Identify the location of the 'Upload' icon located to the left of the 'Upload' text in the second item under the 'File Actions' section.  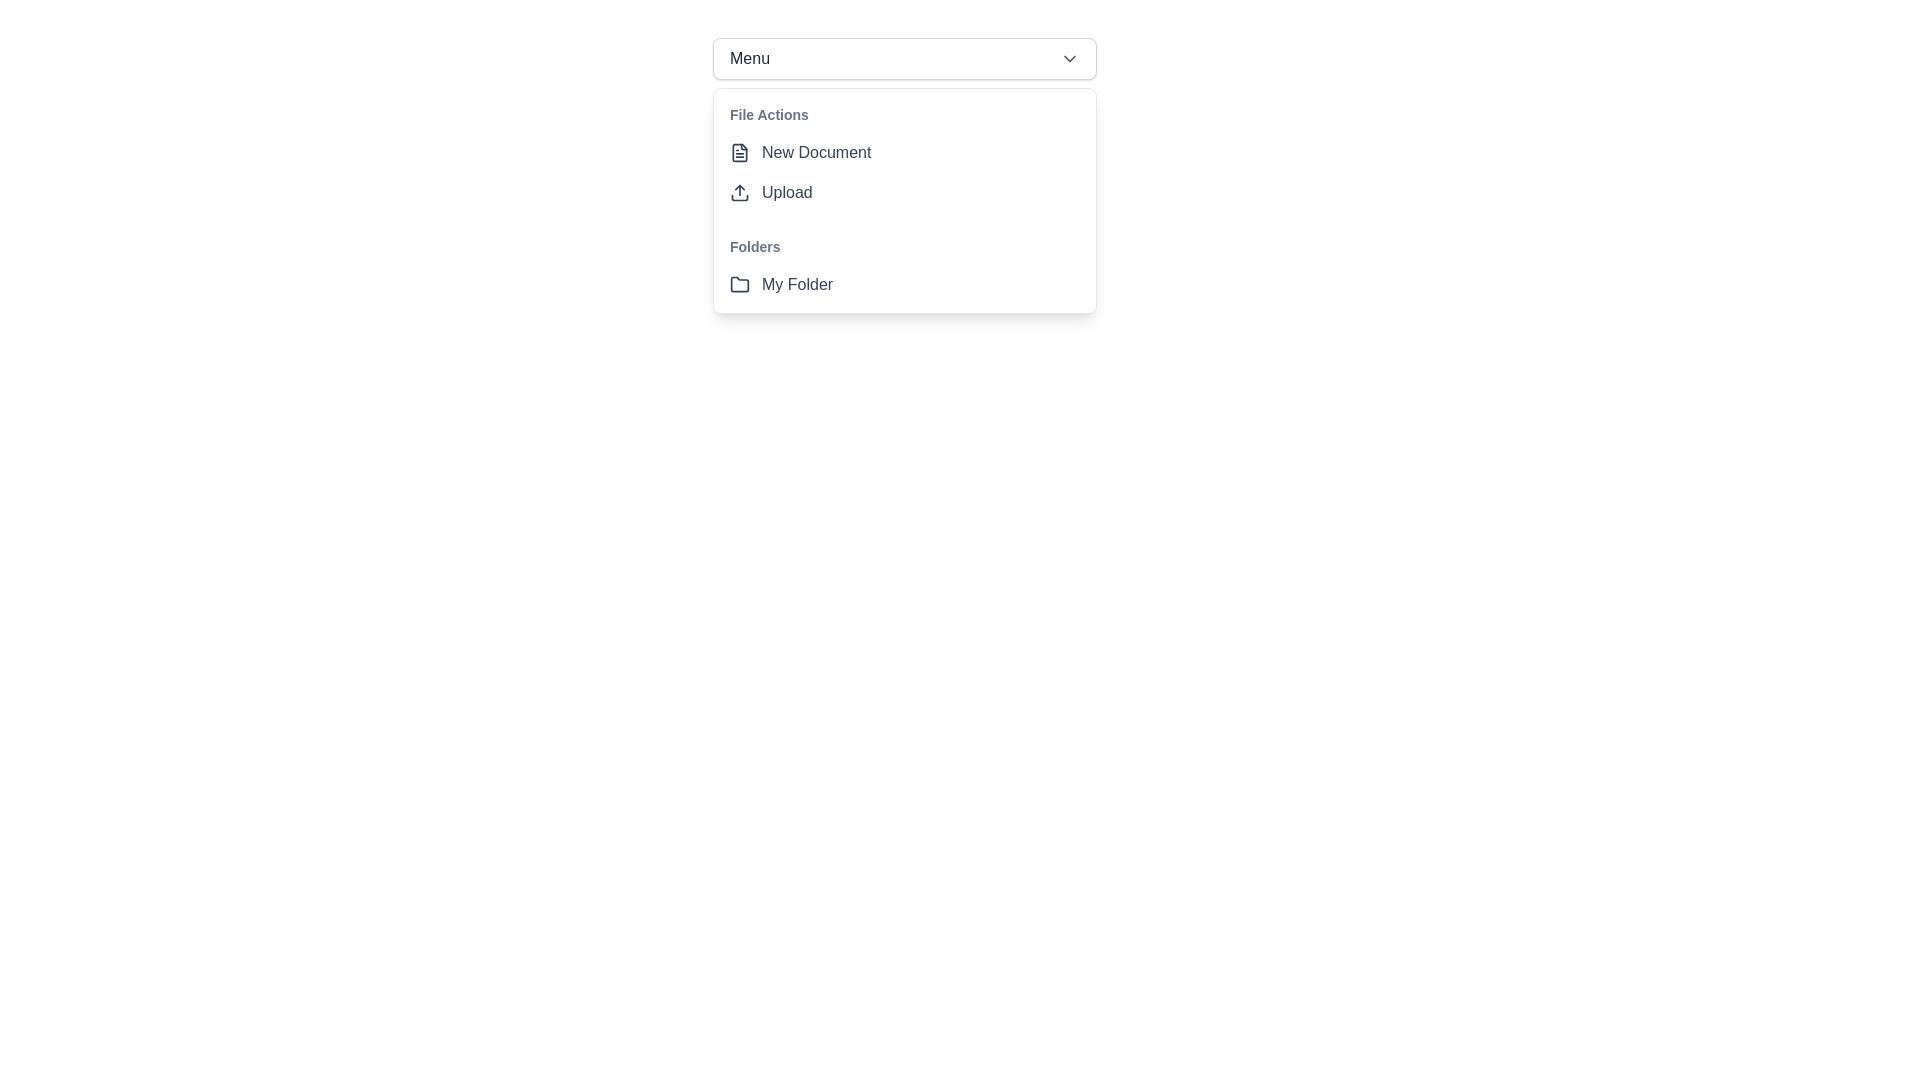
(738, 192).